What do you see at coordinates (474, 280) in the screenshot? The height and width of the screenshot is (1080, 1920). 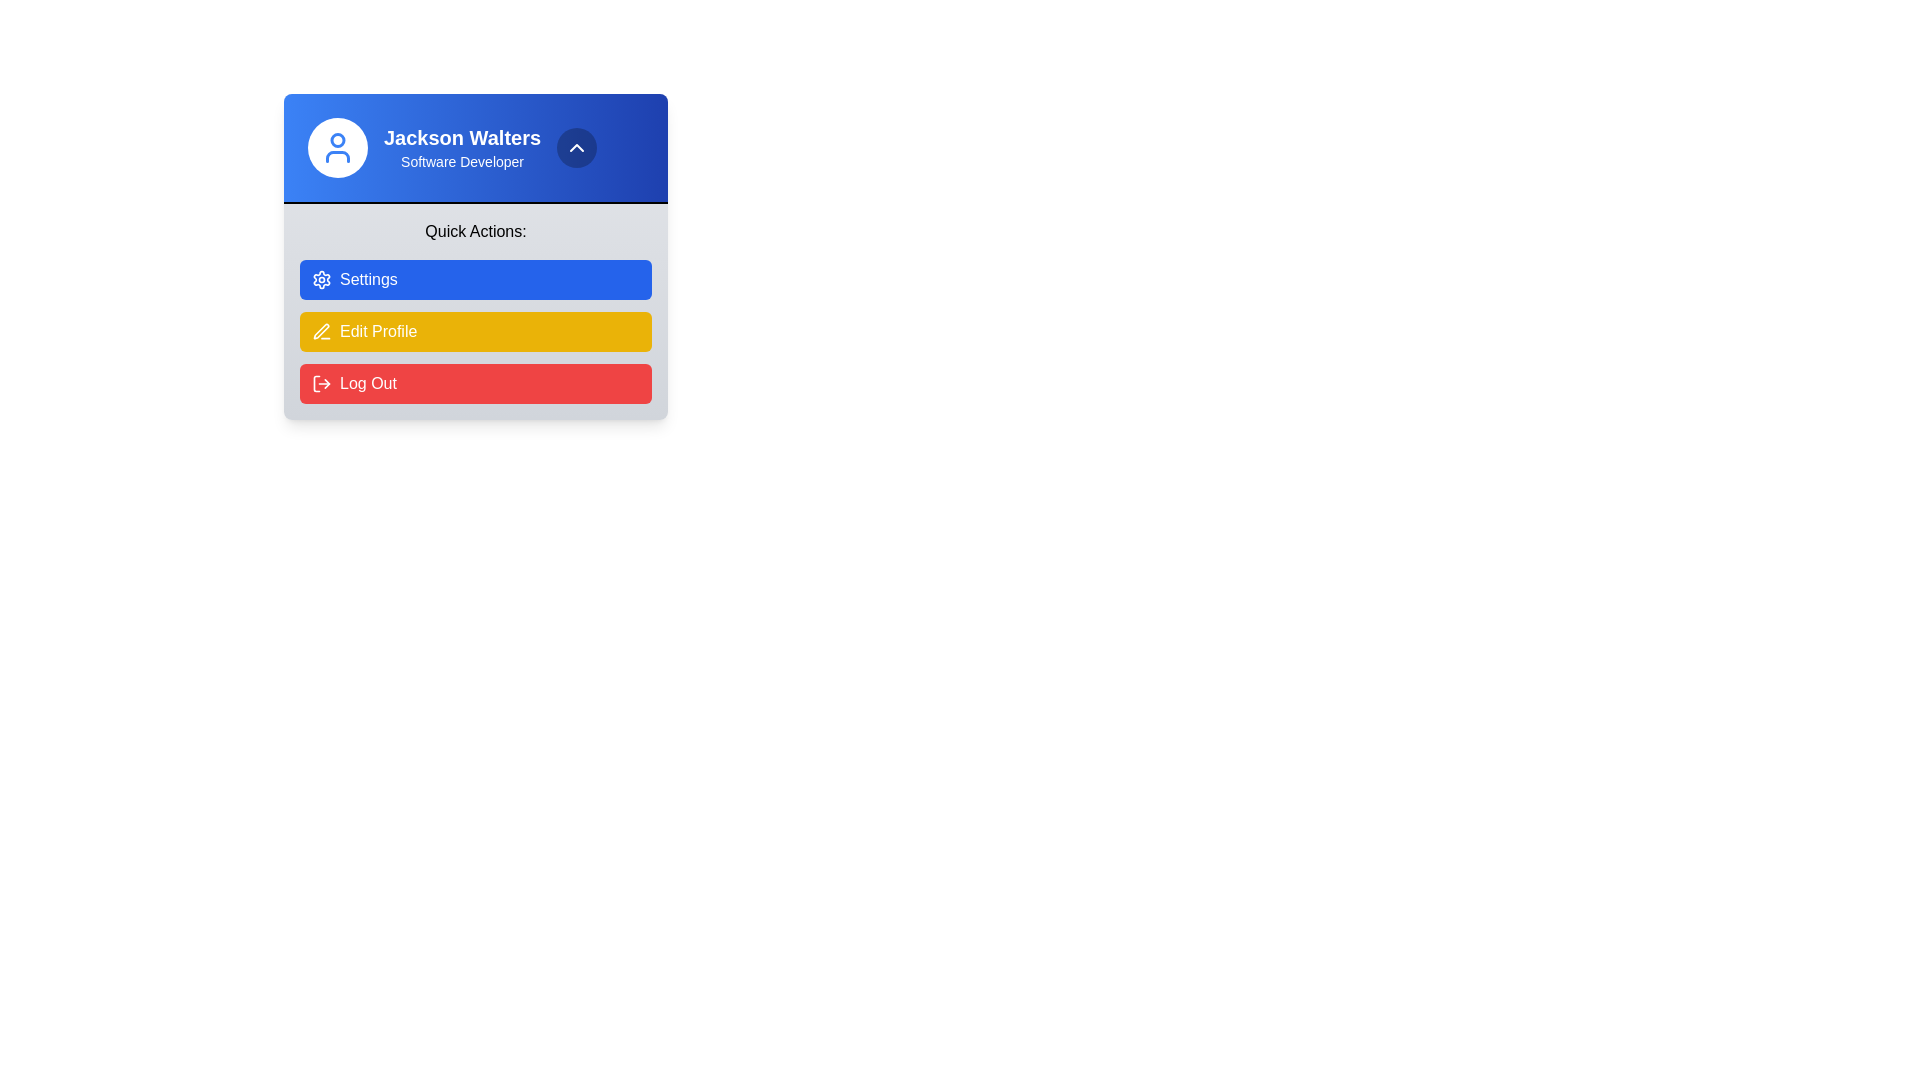 I see `the first button in the 'Quick Actions' section` at bounding box center [474, 280].